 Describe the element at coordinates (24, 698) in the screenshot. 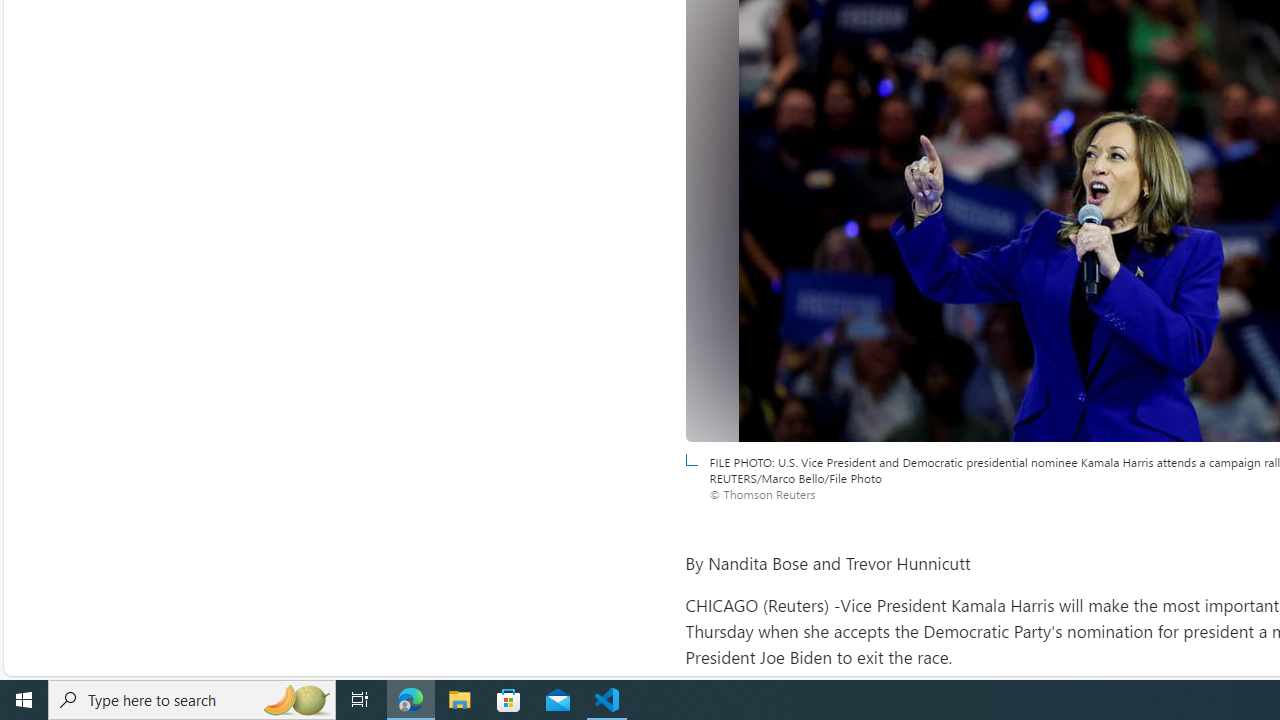

I see `'Start'` at that location.